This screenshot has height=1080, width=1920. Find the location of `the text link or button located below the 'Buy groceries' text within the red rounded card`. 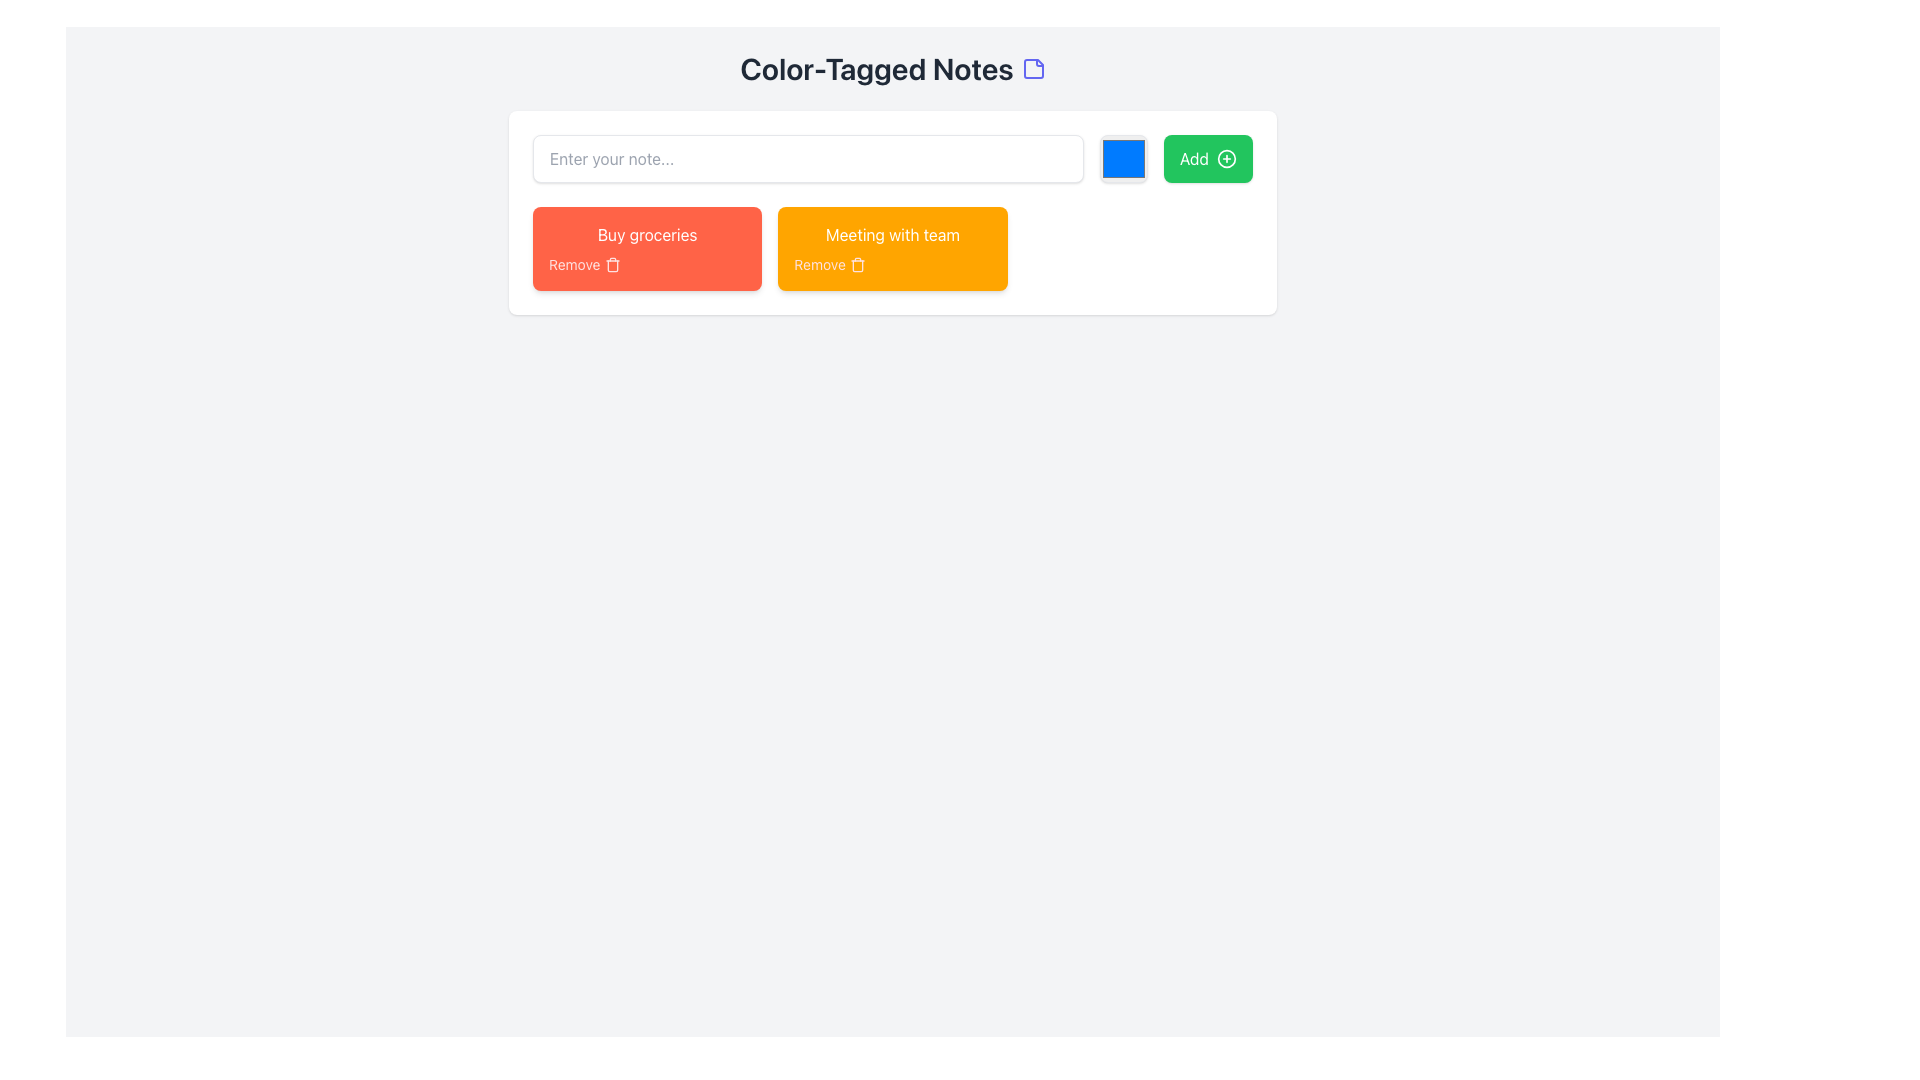

the text link or button located below the 'Buy groceries' text within the red rounded card is located at coordinates (647, 264).